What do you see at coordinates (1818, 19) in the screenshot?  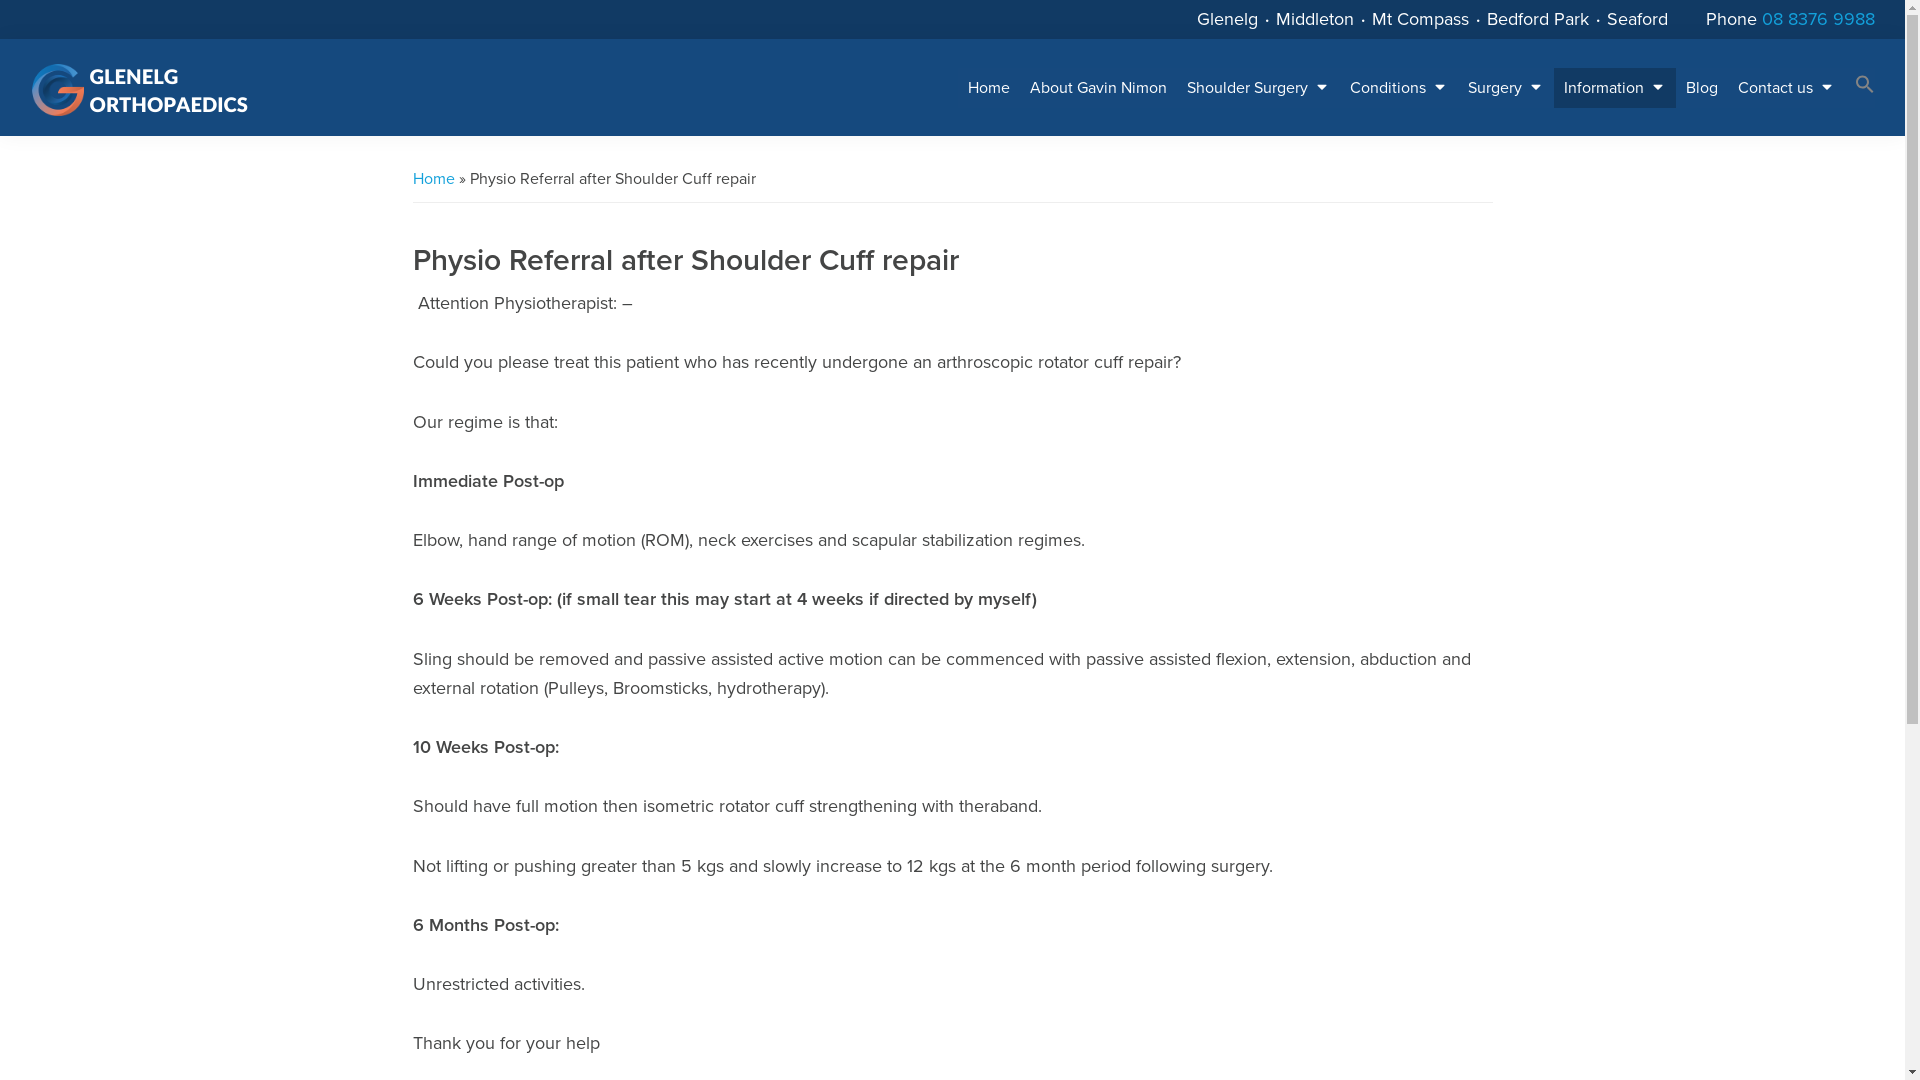 I see `'08 8376 9988'` at bounding box center [1818, 19].